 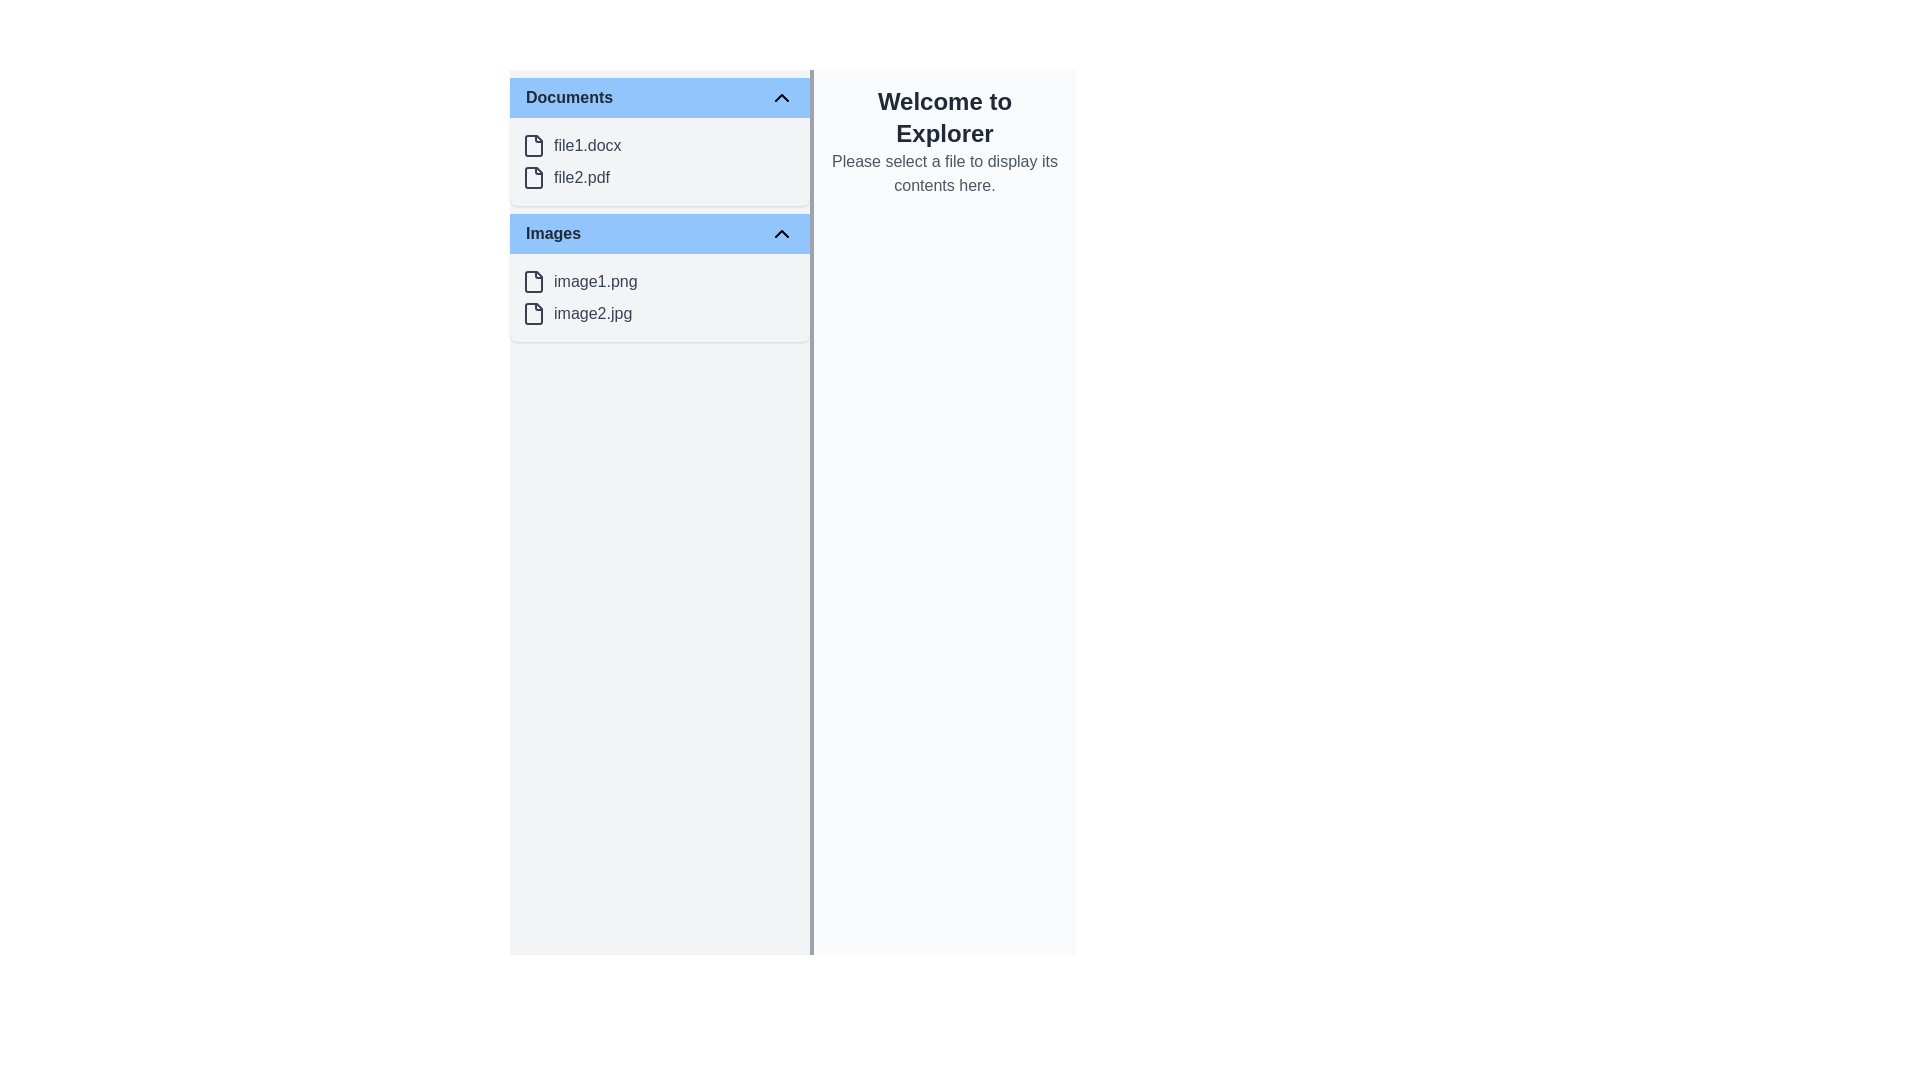 What do you see at coordinates (533, 313) in the screenshot?
I see `the SVG graphics icon representing the file 'image2.jpg' in the 'Images' section of the left navigation panel` at bounding box center [533, 313].